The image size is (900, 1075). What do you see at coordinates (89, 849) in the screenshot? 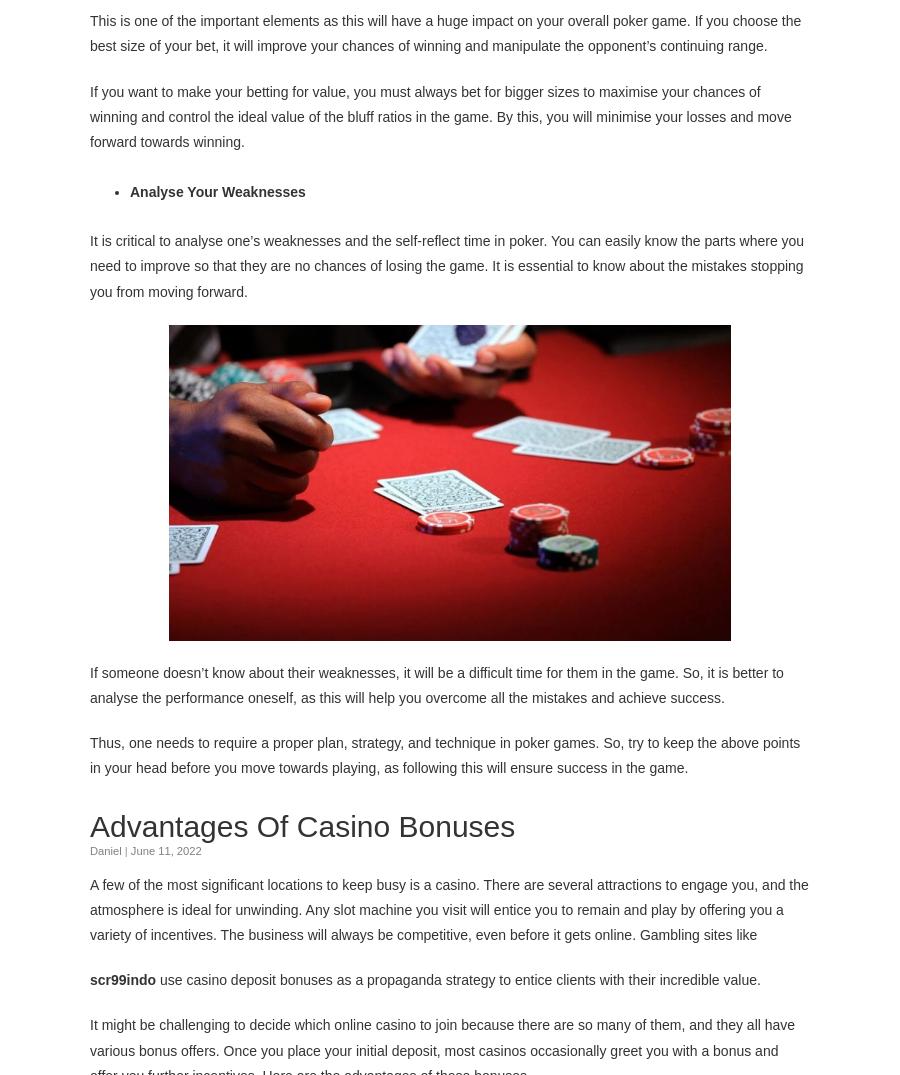
I see `'Daniel'` at bounding box center [89, 849].